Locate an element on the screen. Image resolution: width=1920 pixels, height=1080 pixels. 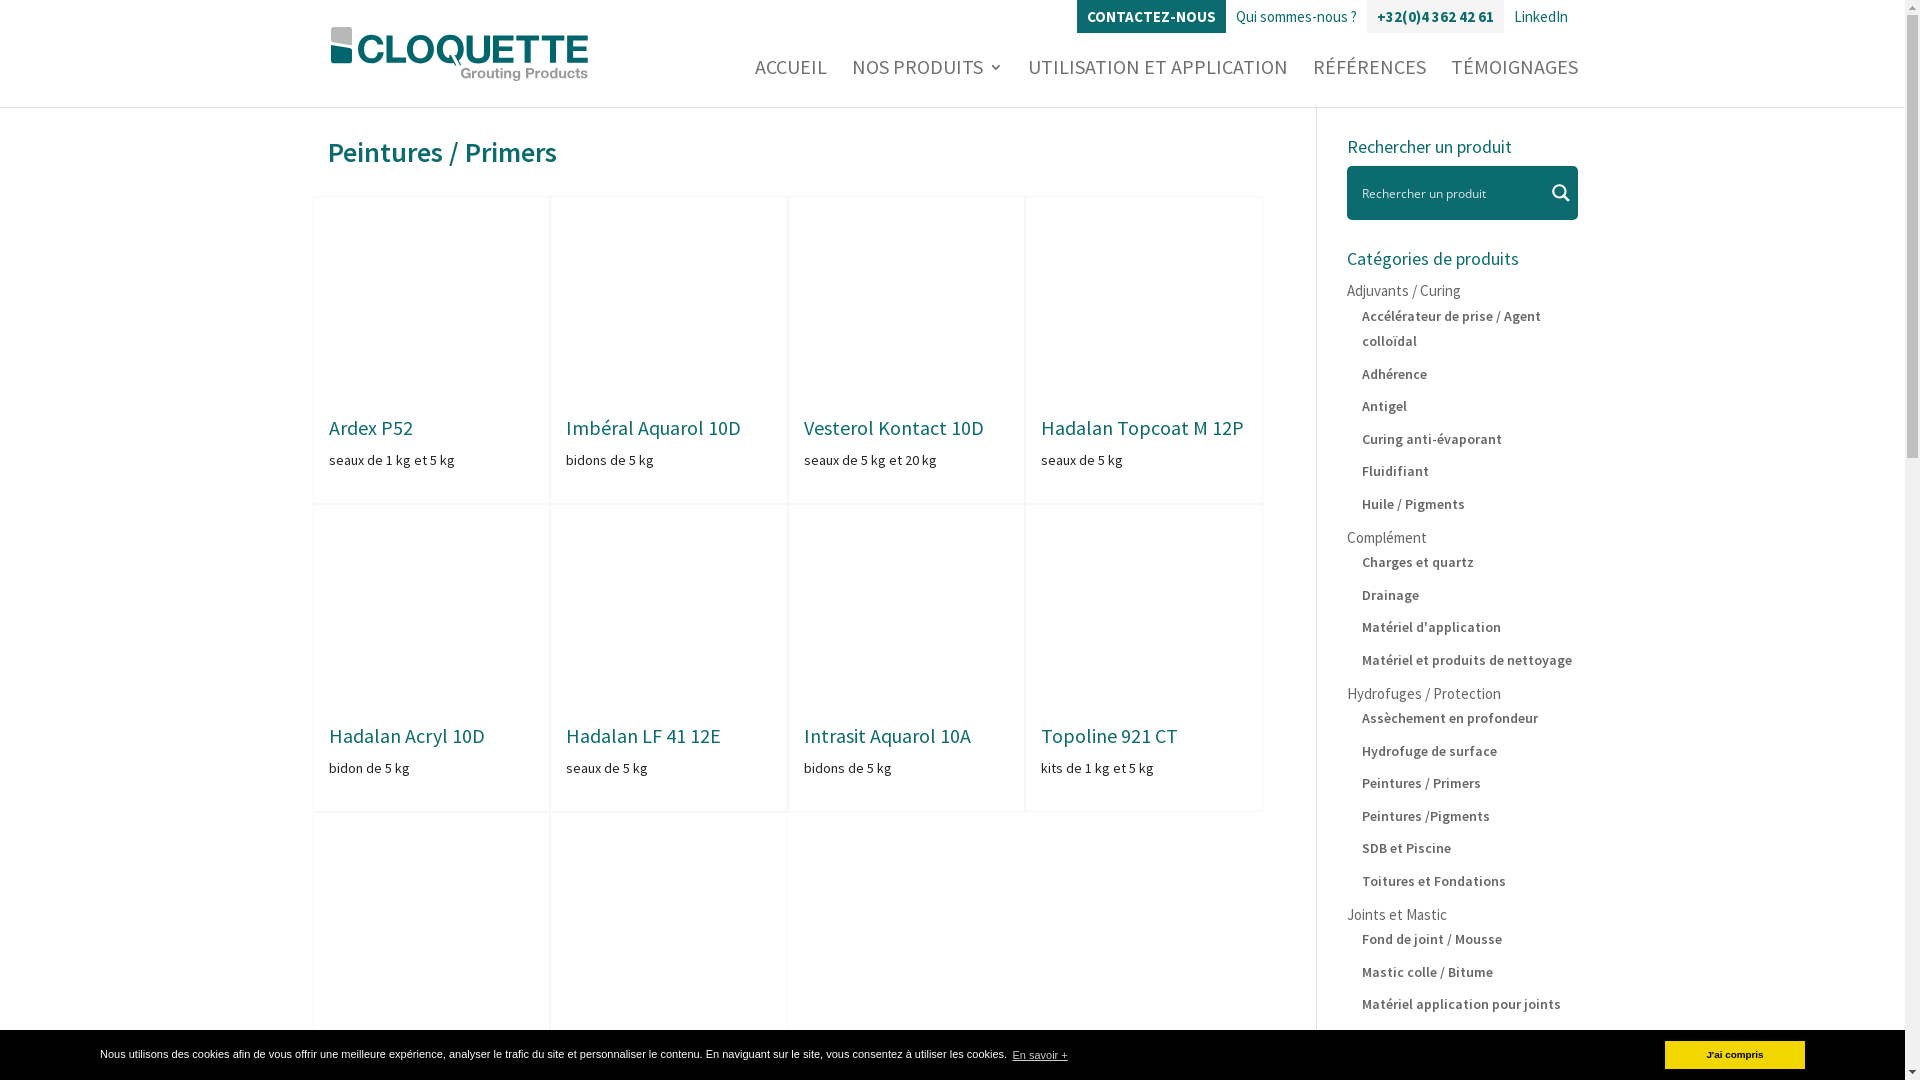
'Topoline 921 CT' is located at coordinates (1108, 735).